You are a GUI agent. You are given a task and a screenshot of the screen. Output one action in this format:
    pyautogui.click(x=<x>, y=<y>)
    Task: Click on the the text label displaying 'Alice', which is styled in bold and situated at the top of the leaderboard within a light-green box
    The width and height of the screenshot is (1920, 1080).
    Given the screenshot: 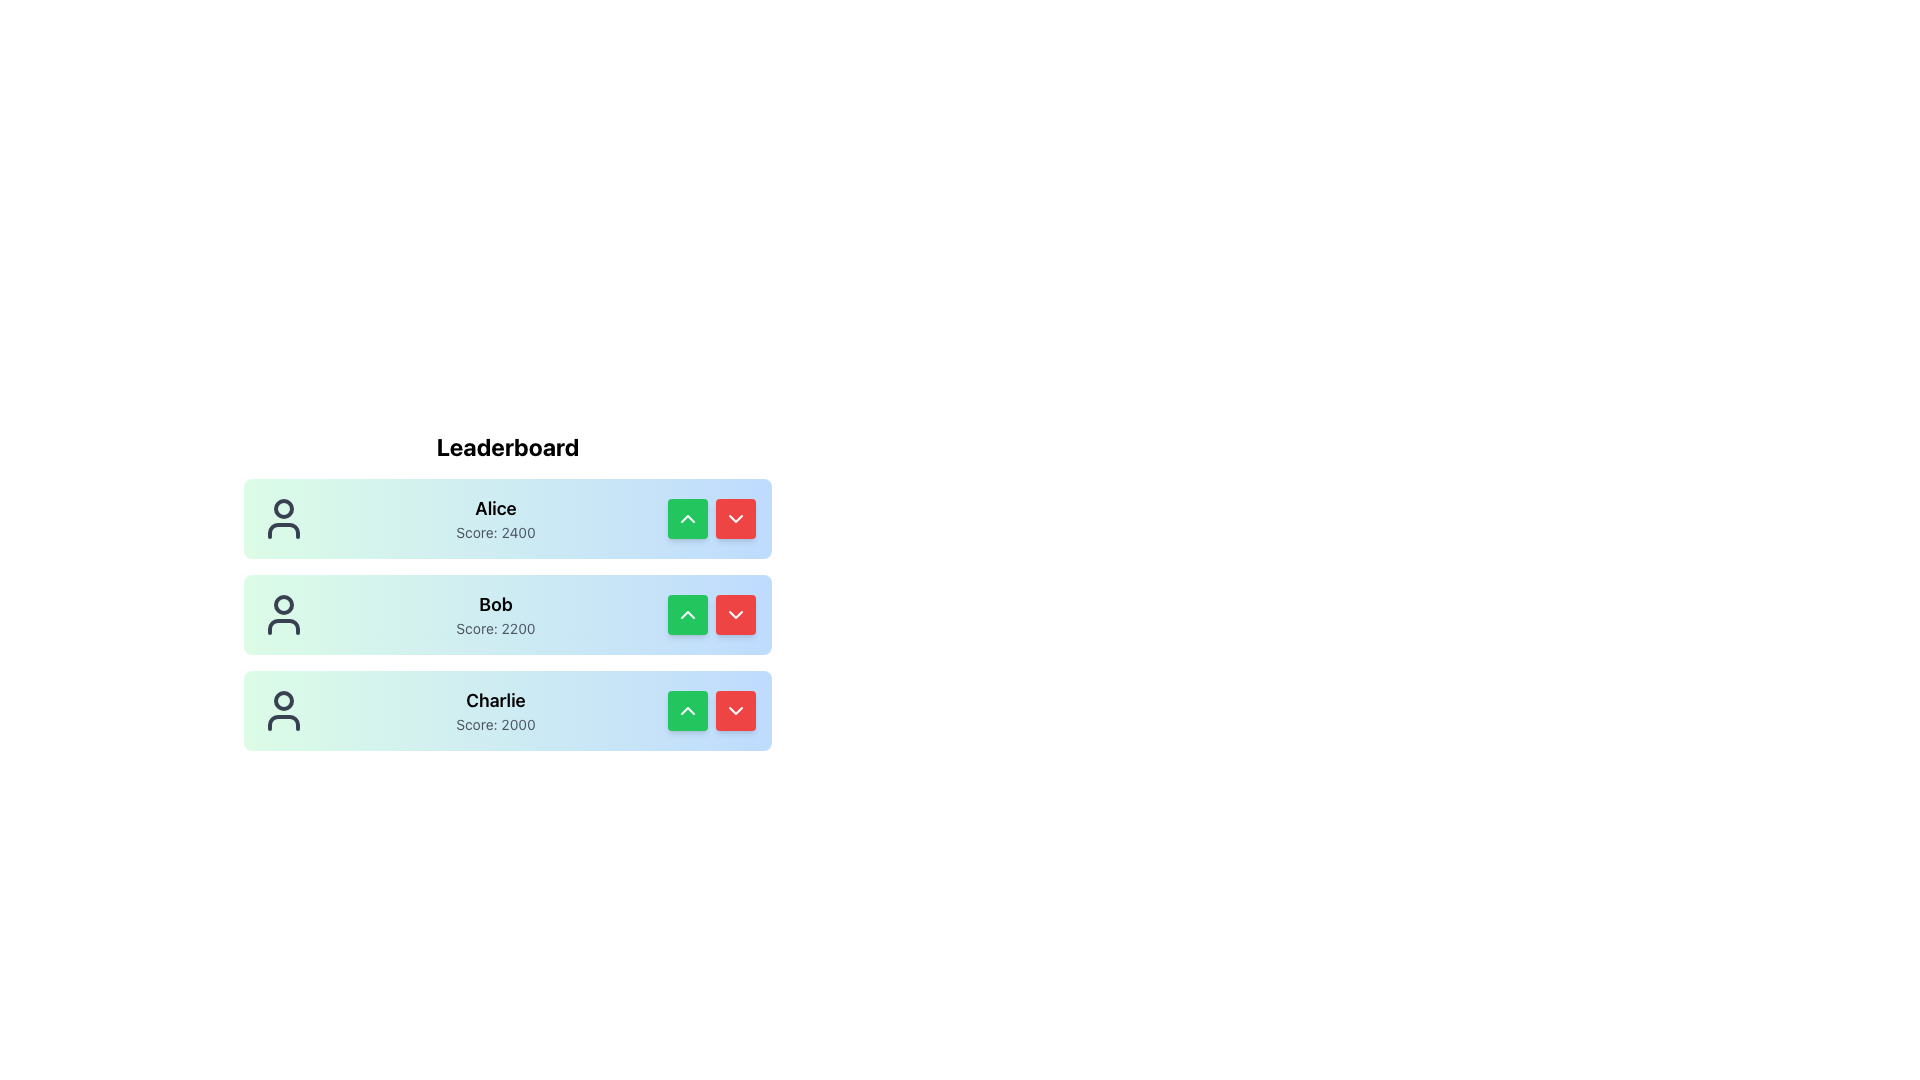 What is the action you would take?
    pyautogui.click(x=495, y=508)
    